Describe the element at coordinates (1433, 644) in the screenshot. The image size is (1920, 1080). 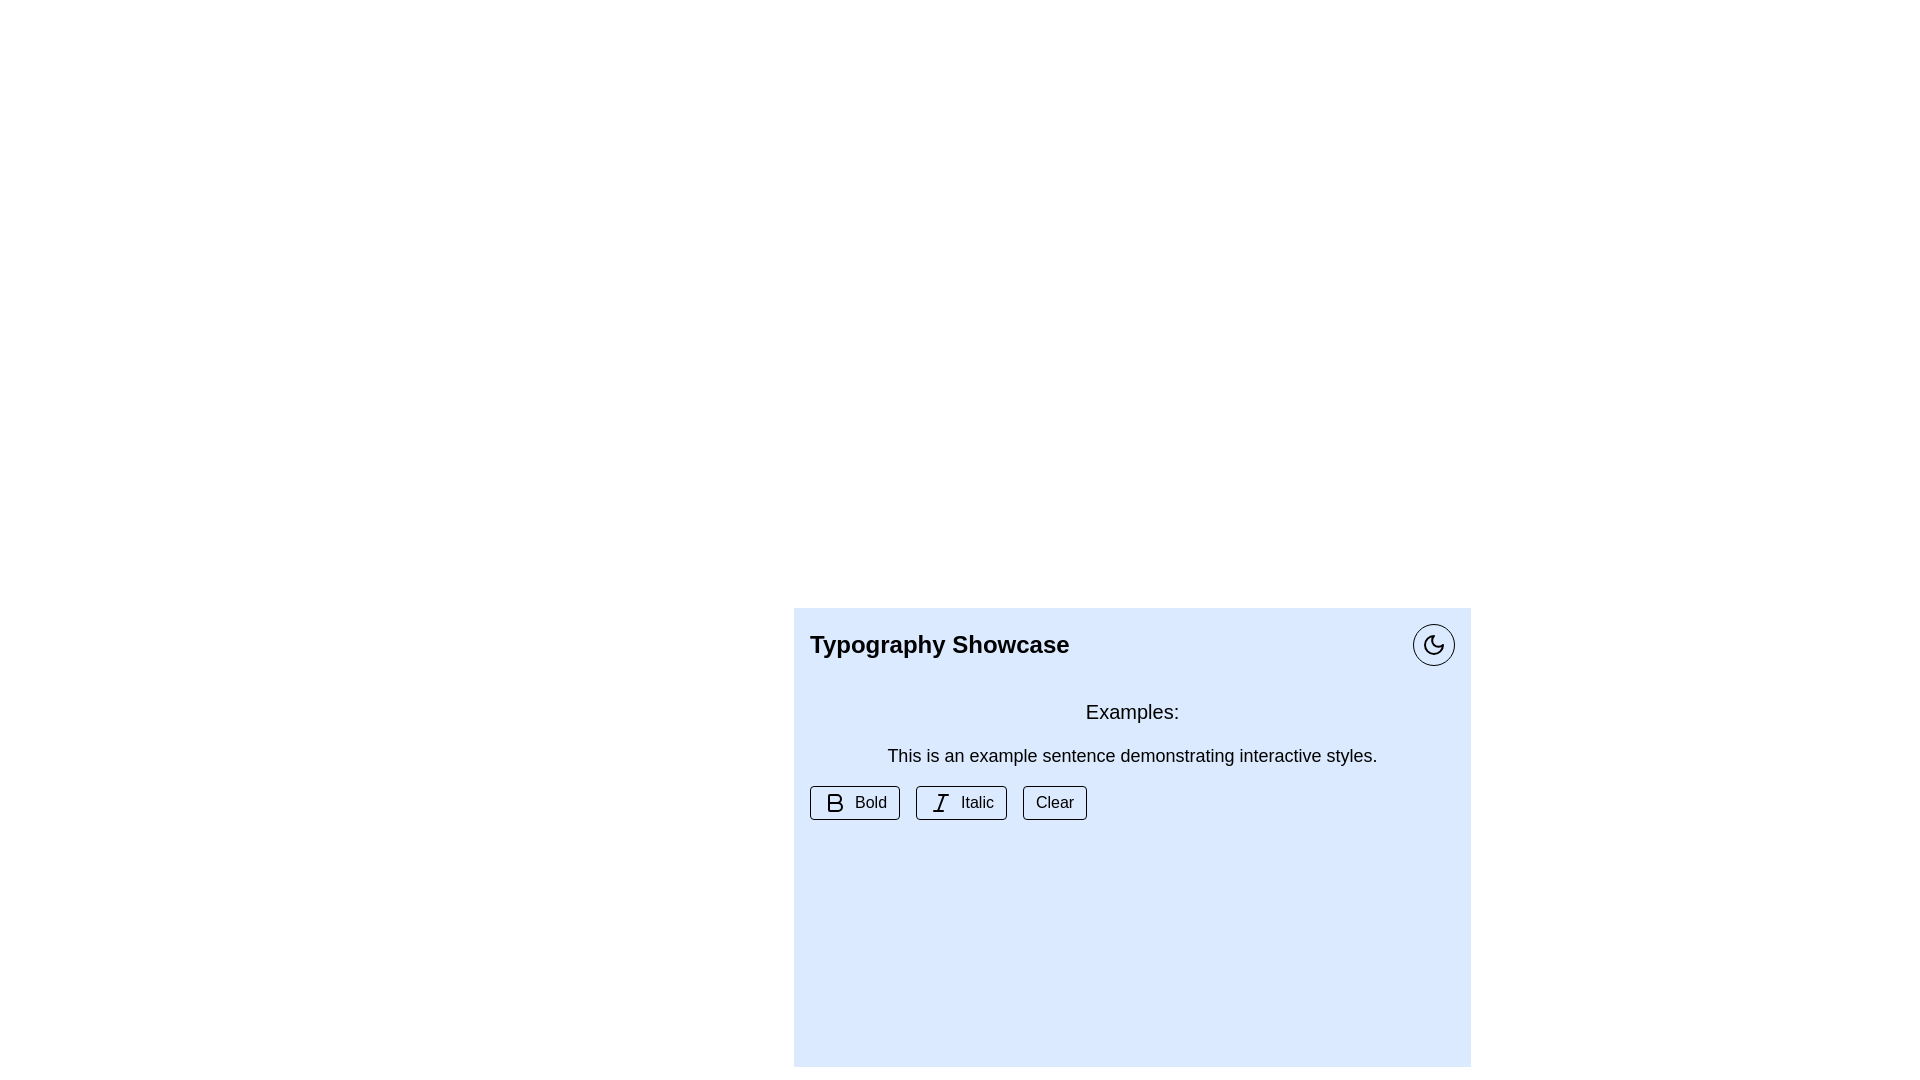
I see `the crescent moon icon in the top-right corner of the 'Typography Showcase' header` at that location.